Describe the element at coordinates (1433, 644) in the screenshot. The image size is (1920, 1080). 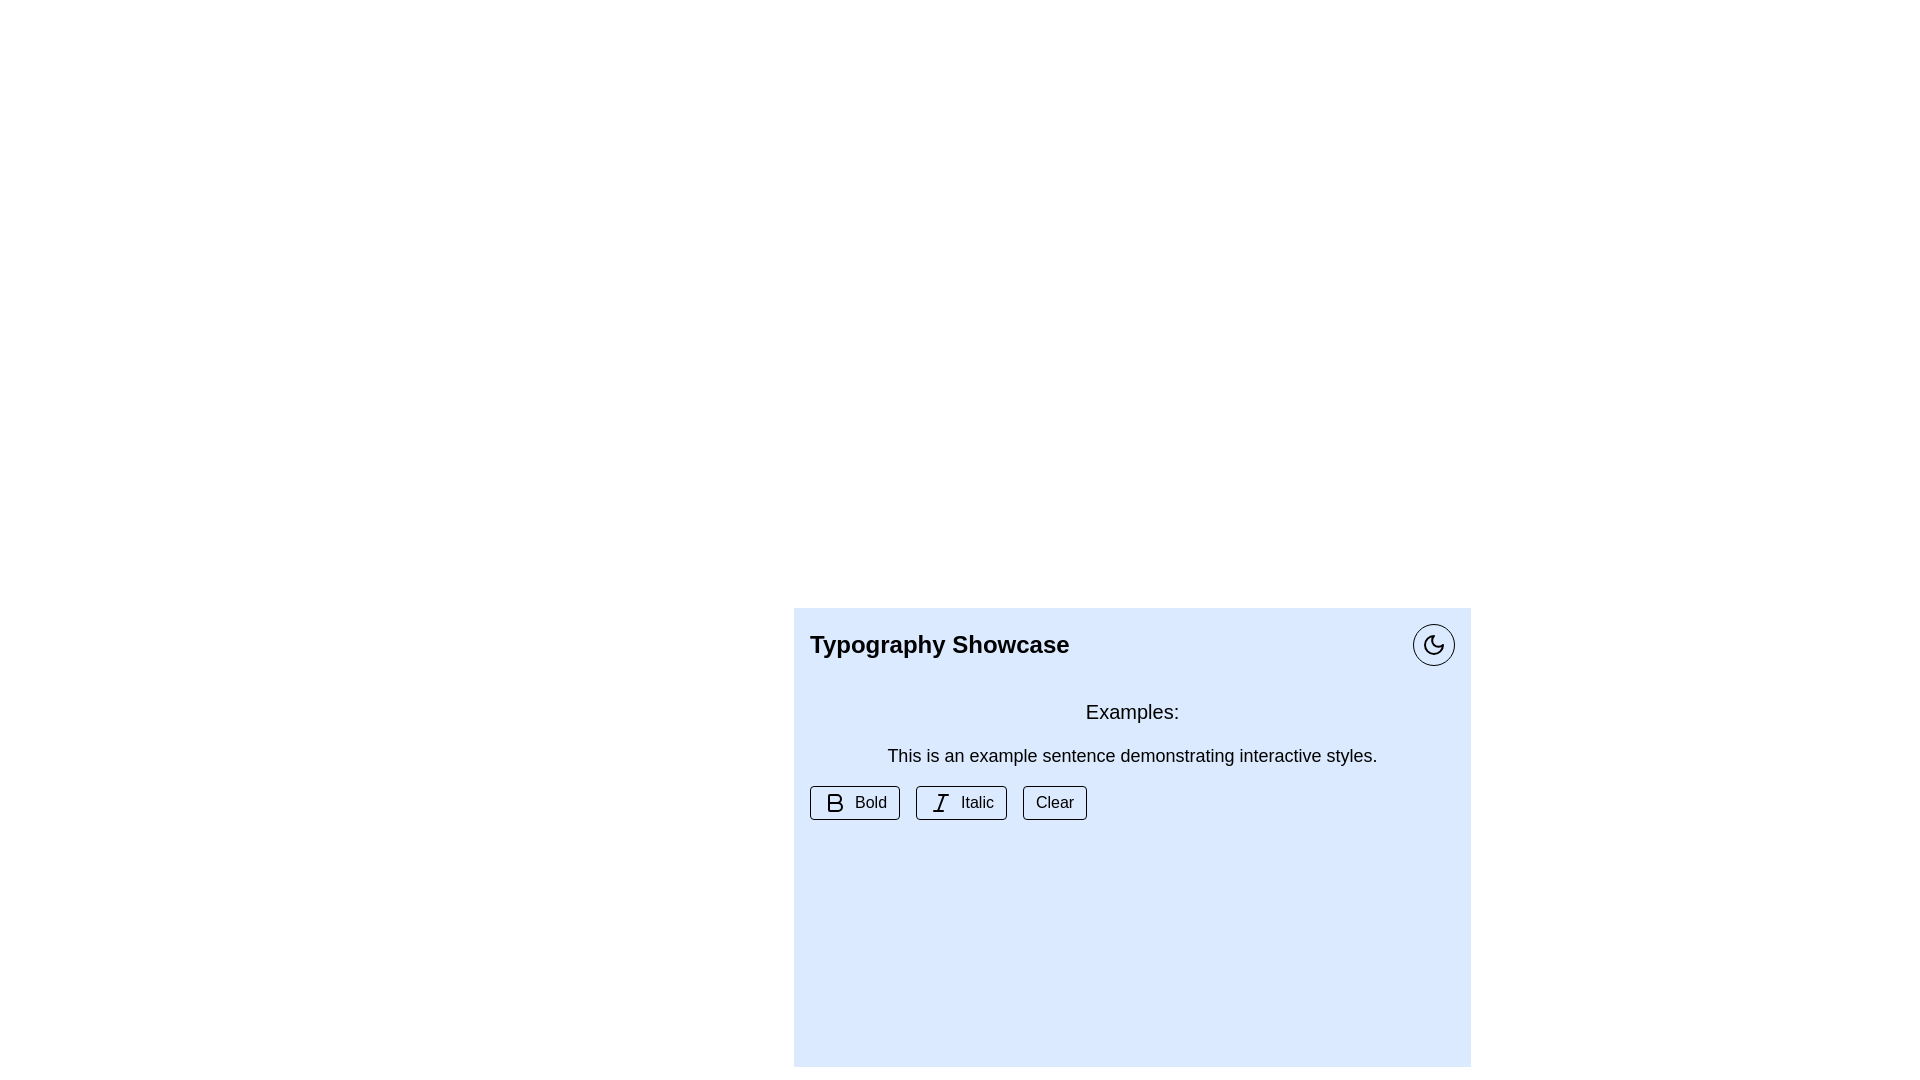
I see `the crescent moon icon in the top-right corner of the 'Typography Showcase' header` at that location.